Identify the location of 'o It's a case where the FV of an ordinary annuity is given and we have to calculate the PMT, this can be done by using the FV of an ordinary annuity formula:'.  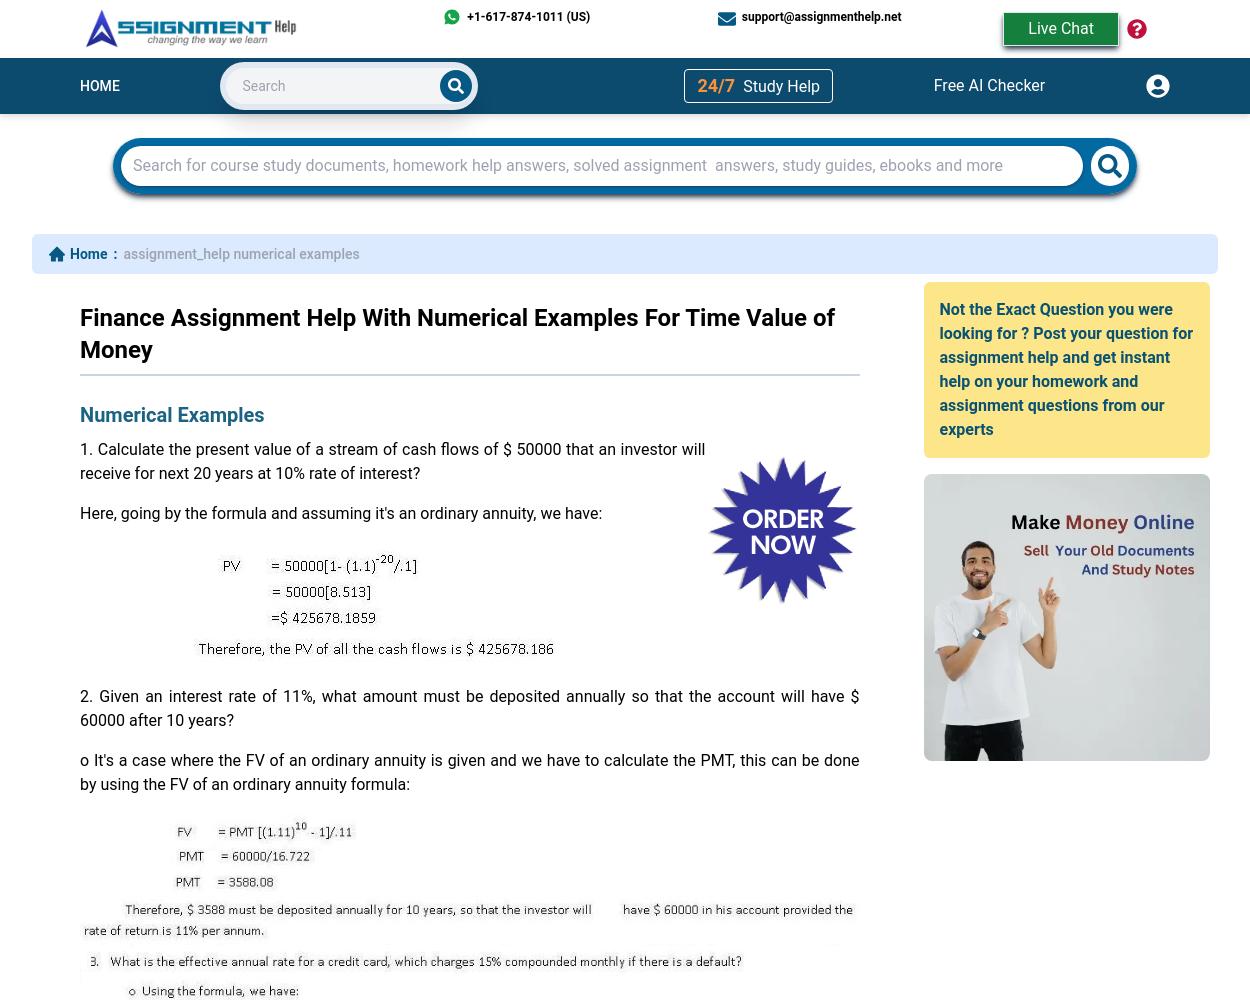
(468, 772).